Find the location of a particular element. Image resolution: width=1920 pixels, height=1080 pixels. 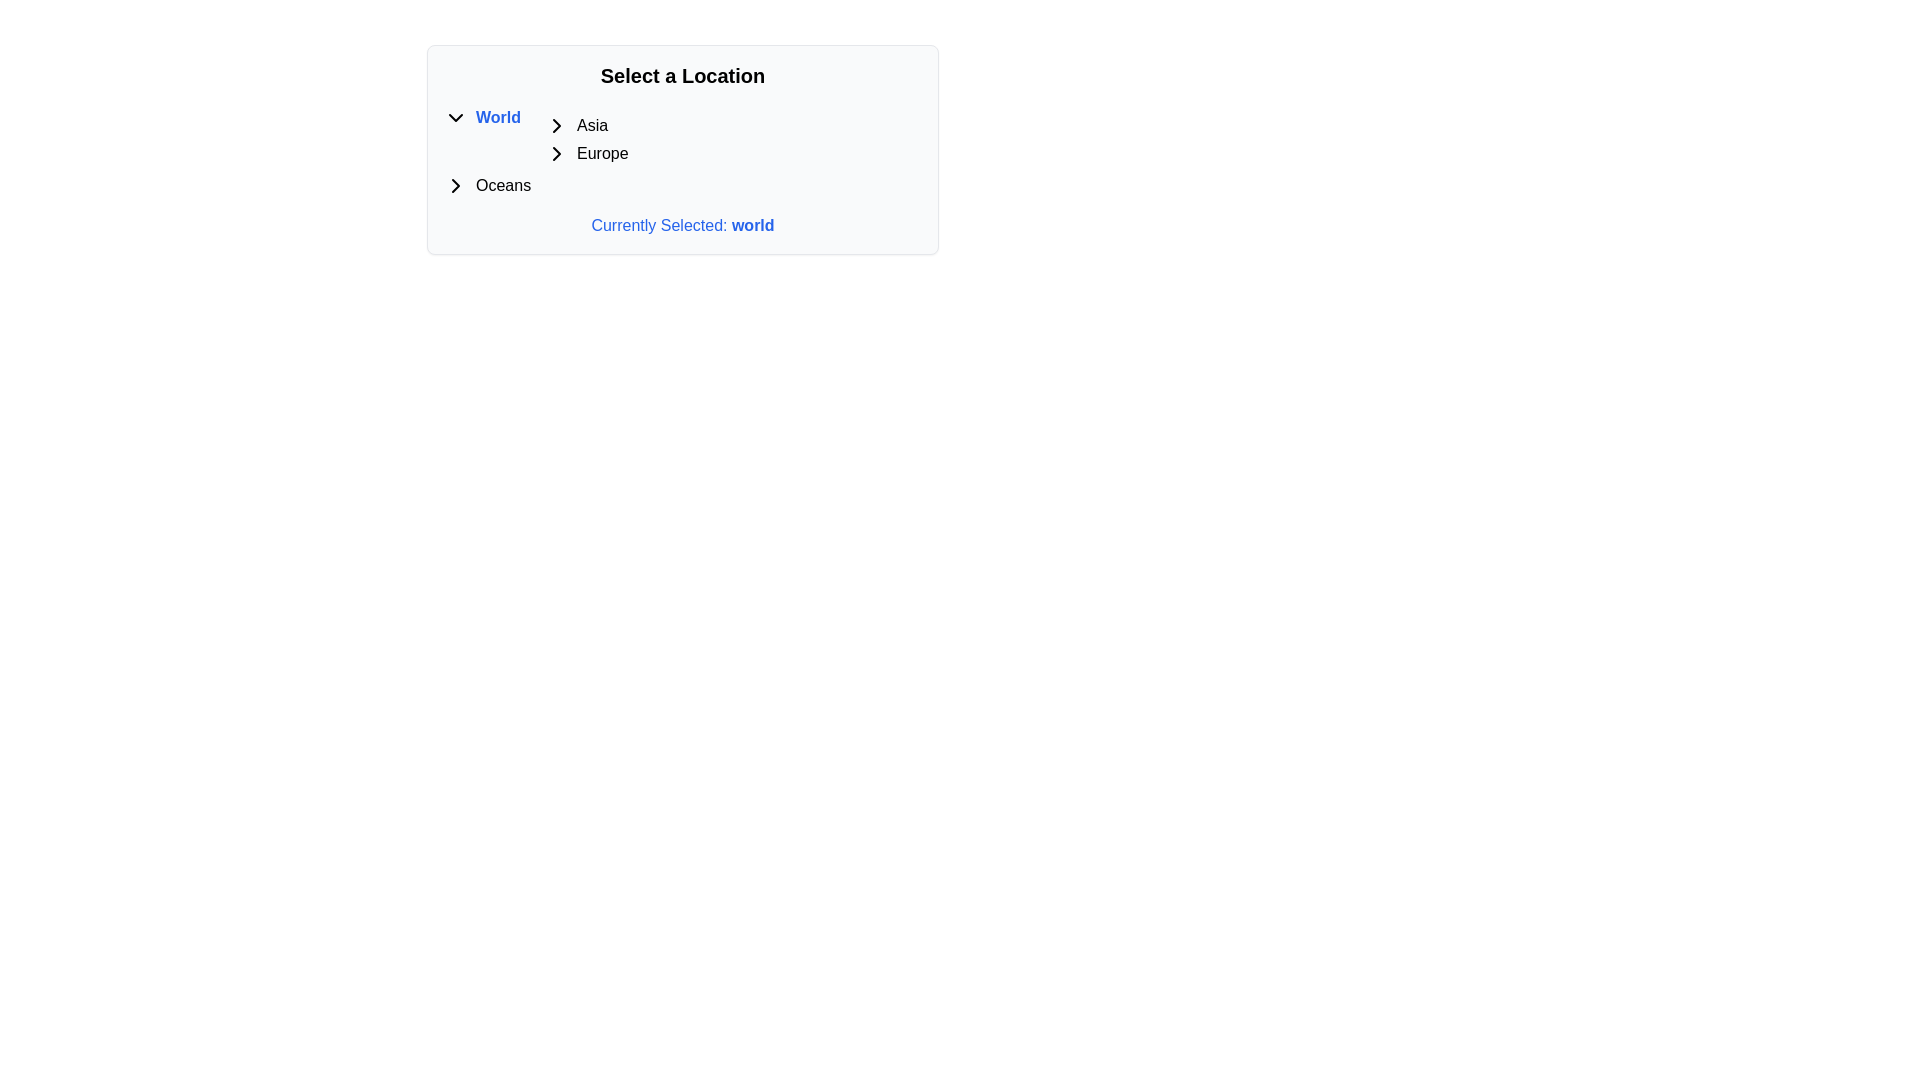

the Chevron icon associated with the 'Europe' entry to expand or reveal additional details or options is located at coordinates (556, 153).